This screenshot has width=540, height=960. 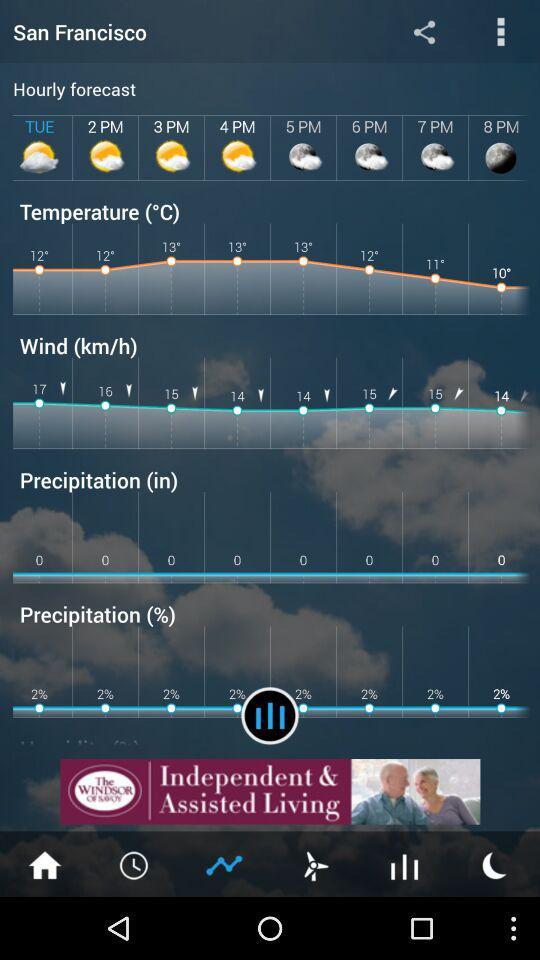 I want to click on the pause icon, so click(x=270, y=765).